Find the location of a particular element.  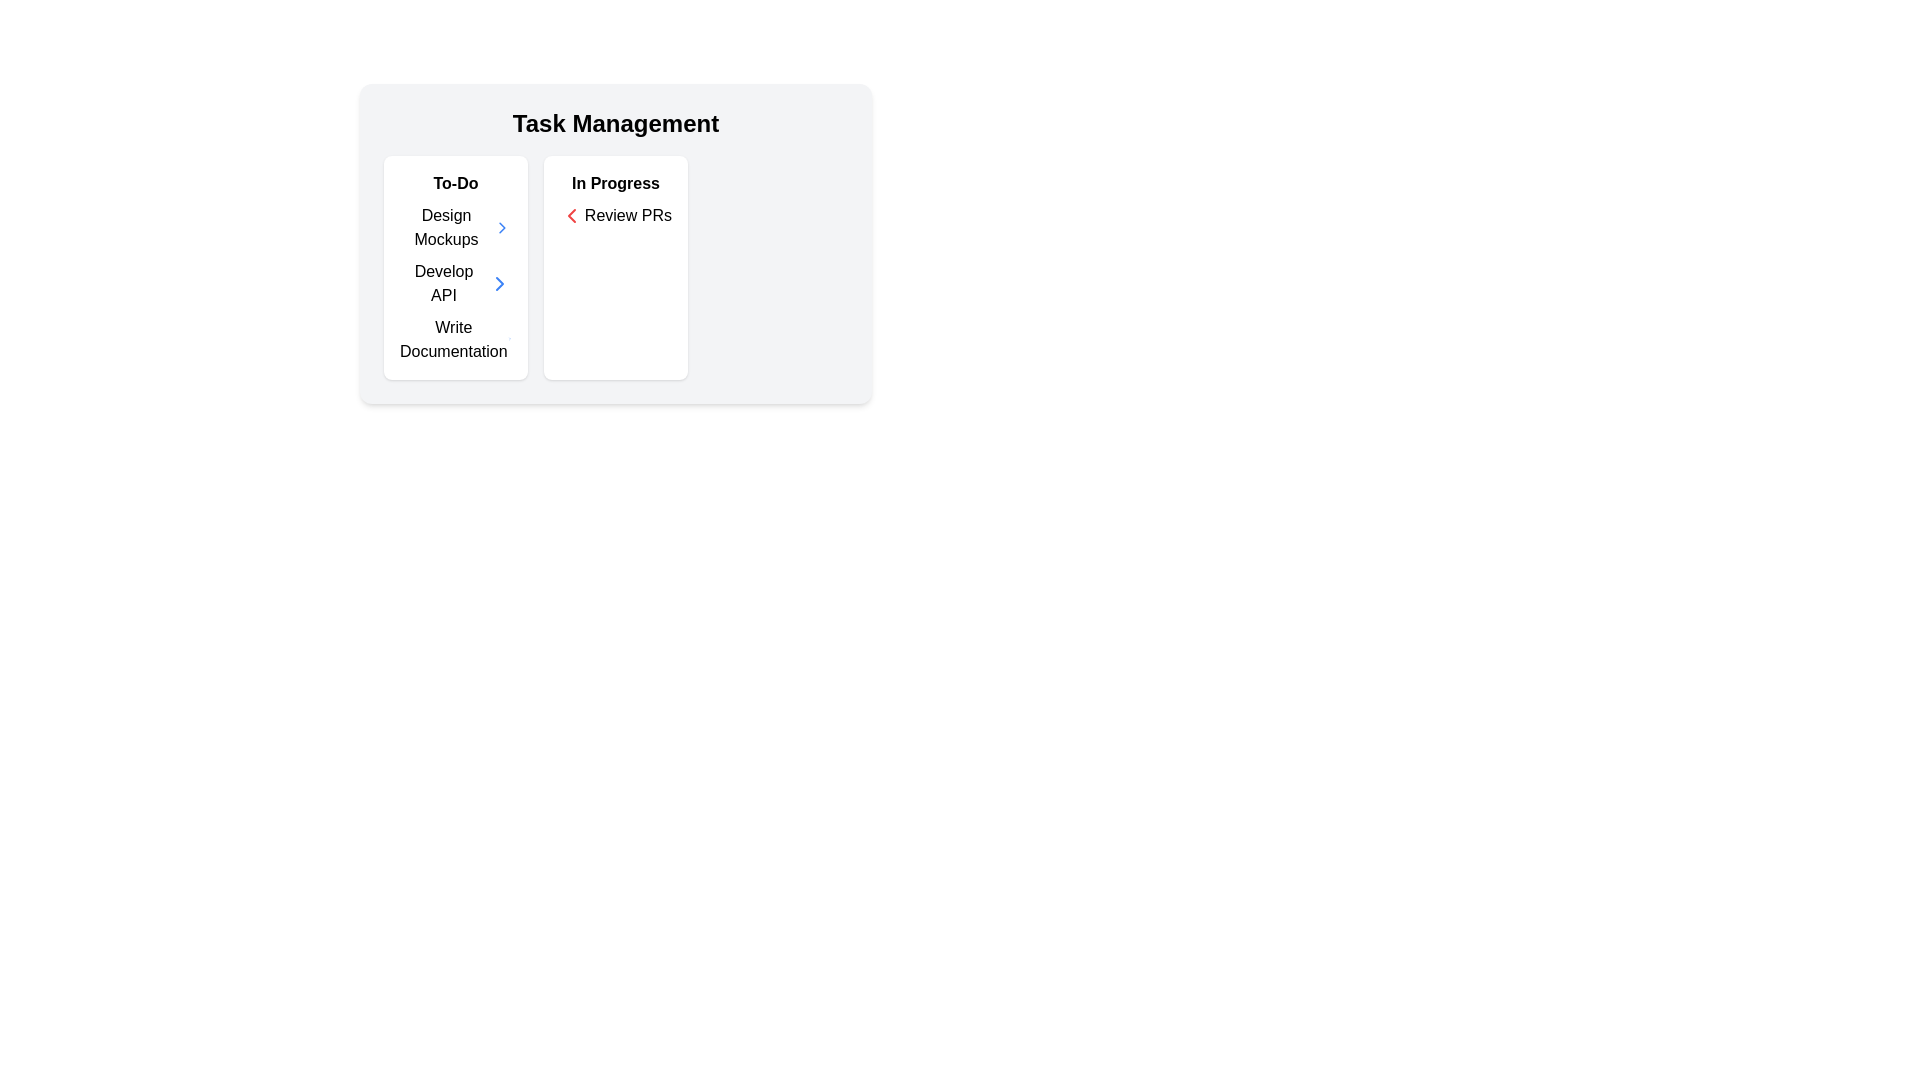

the 'Review PRs' text label located in the 'In Progress' section, to the right of a left-facing red chevron inside a rectangular white card is located at coordinates (614, 216).